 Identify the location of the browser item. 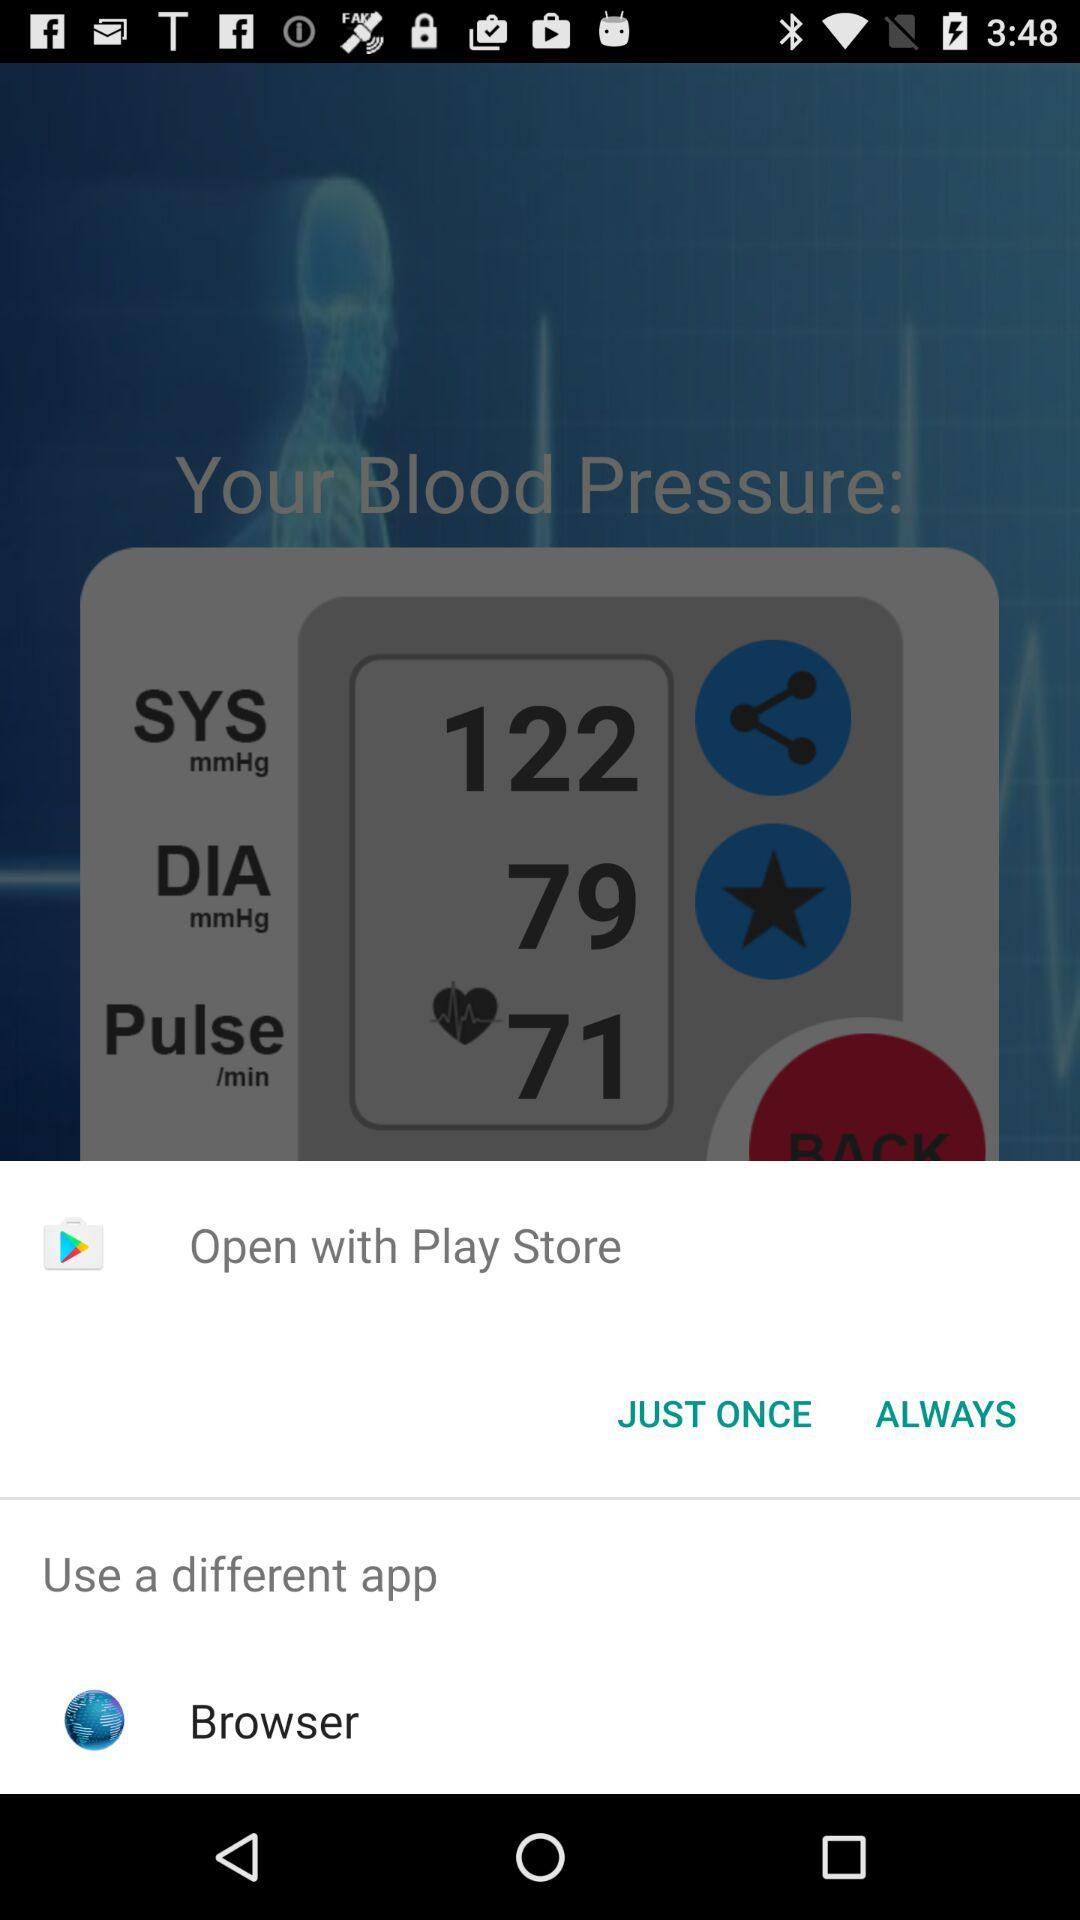
(274, 1719).